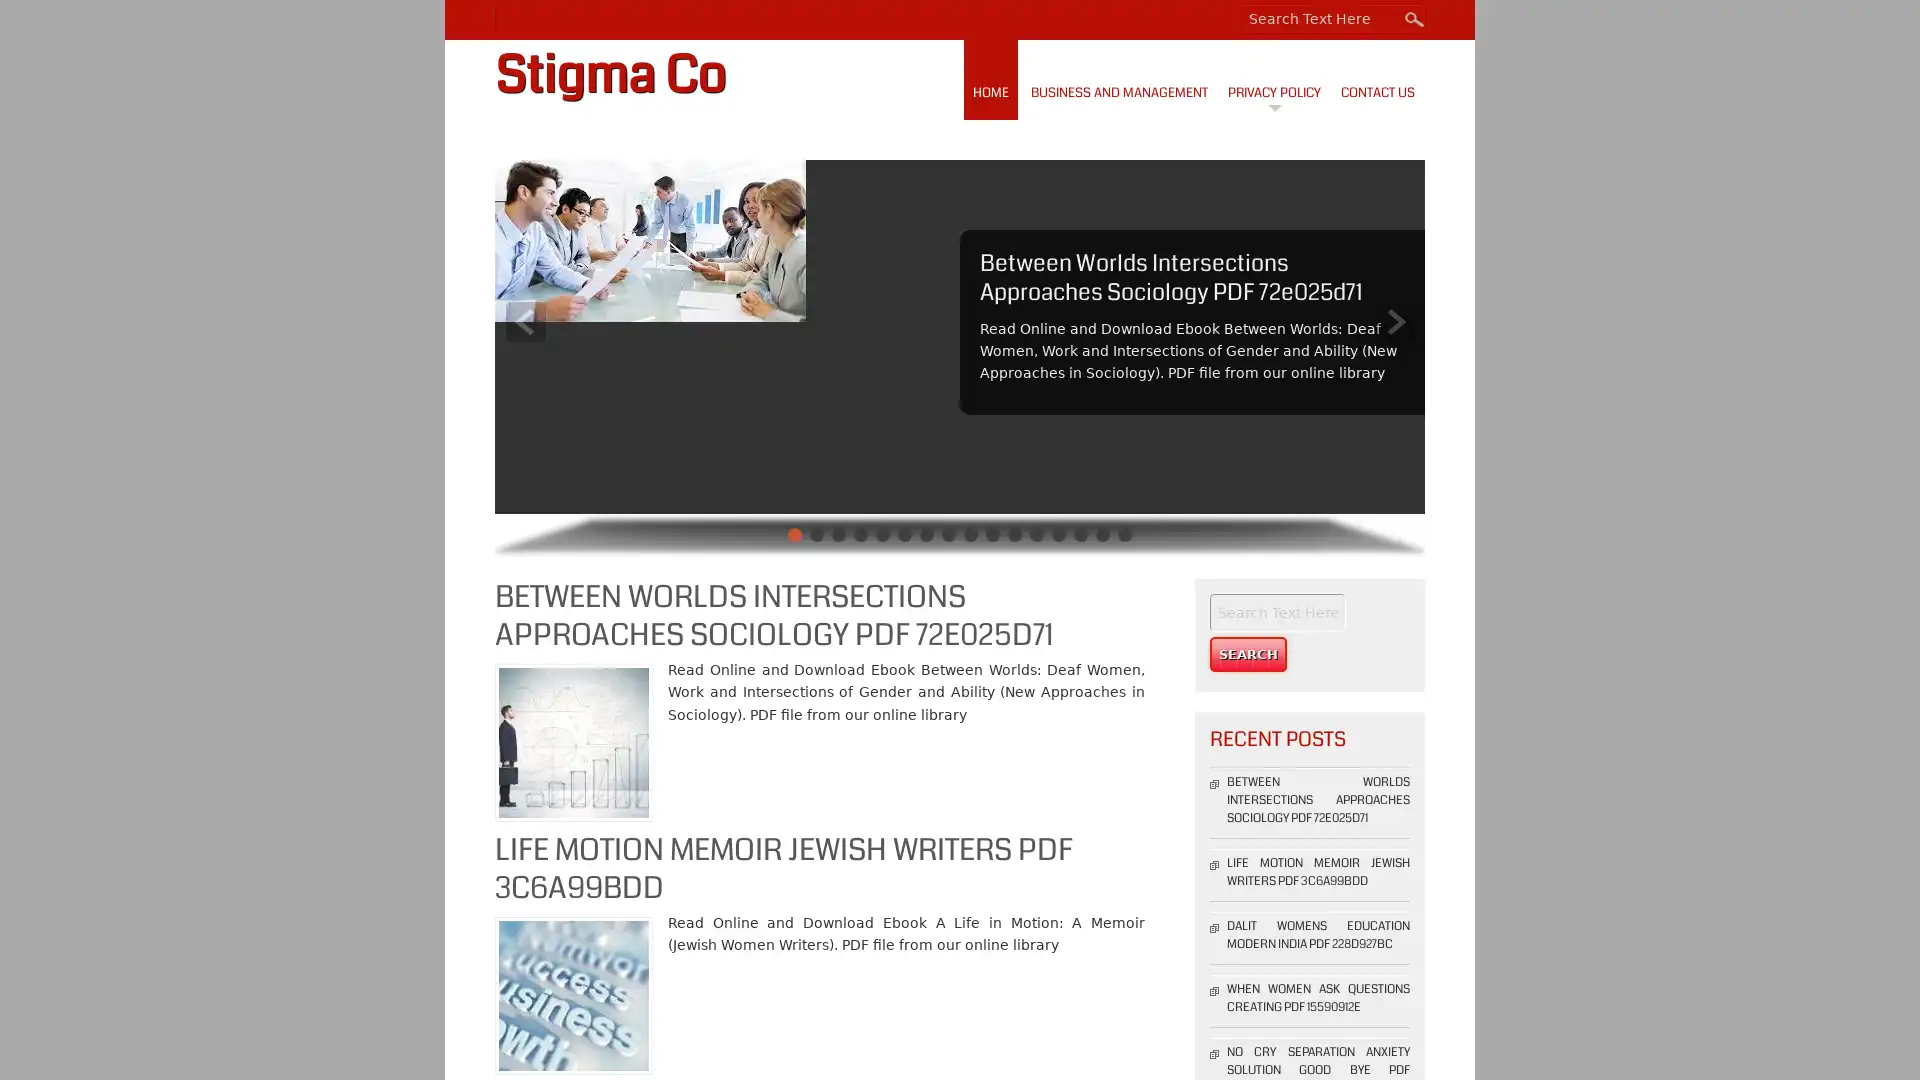 The width and height of the screenshot is (1920, 1080). Describe the element at coordinates (1247, 654) in the screenshot. I see `Search` at that location.